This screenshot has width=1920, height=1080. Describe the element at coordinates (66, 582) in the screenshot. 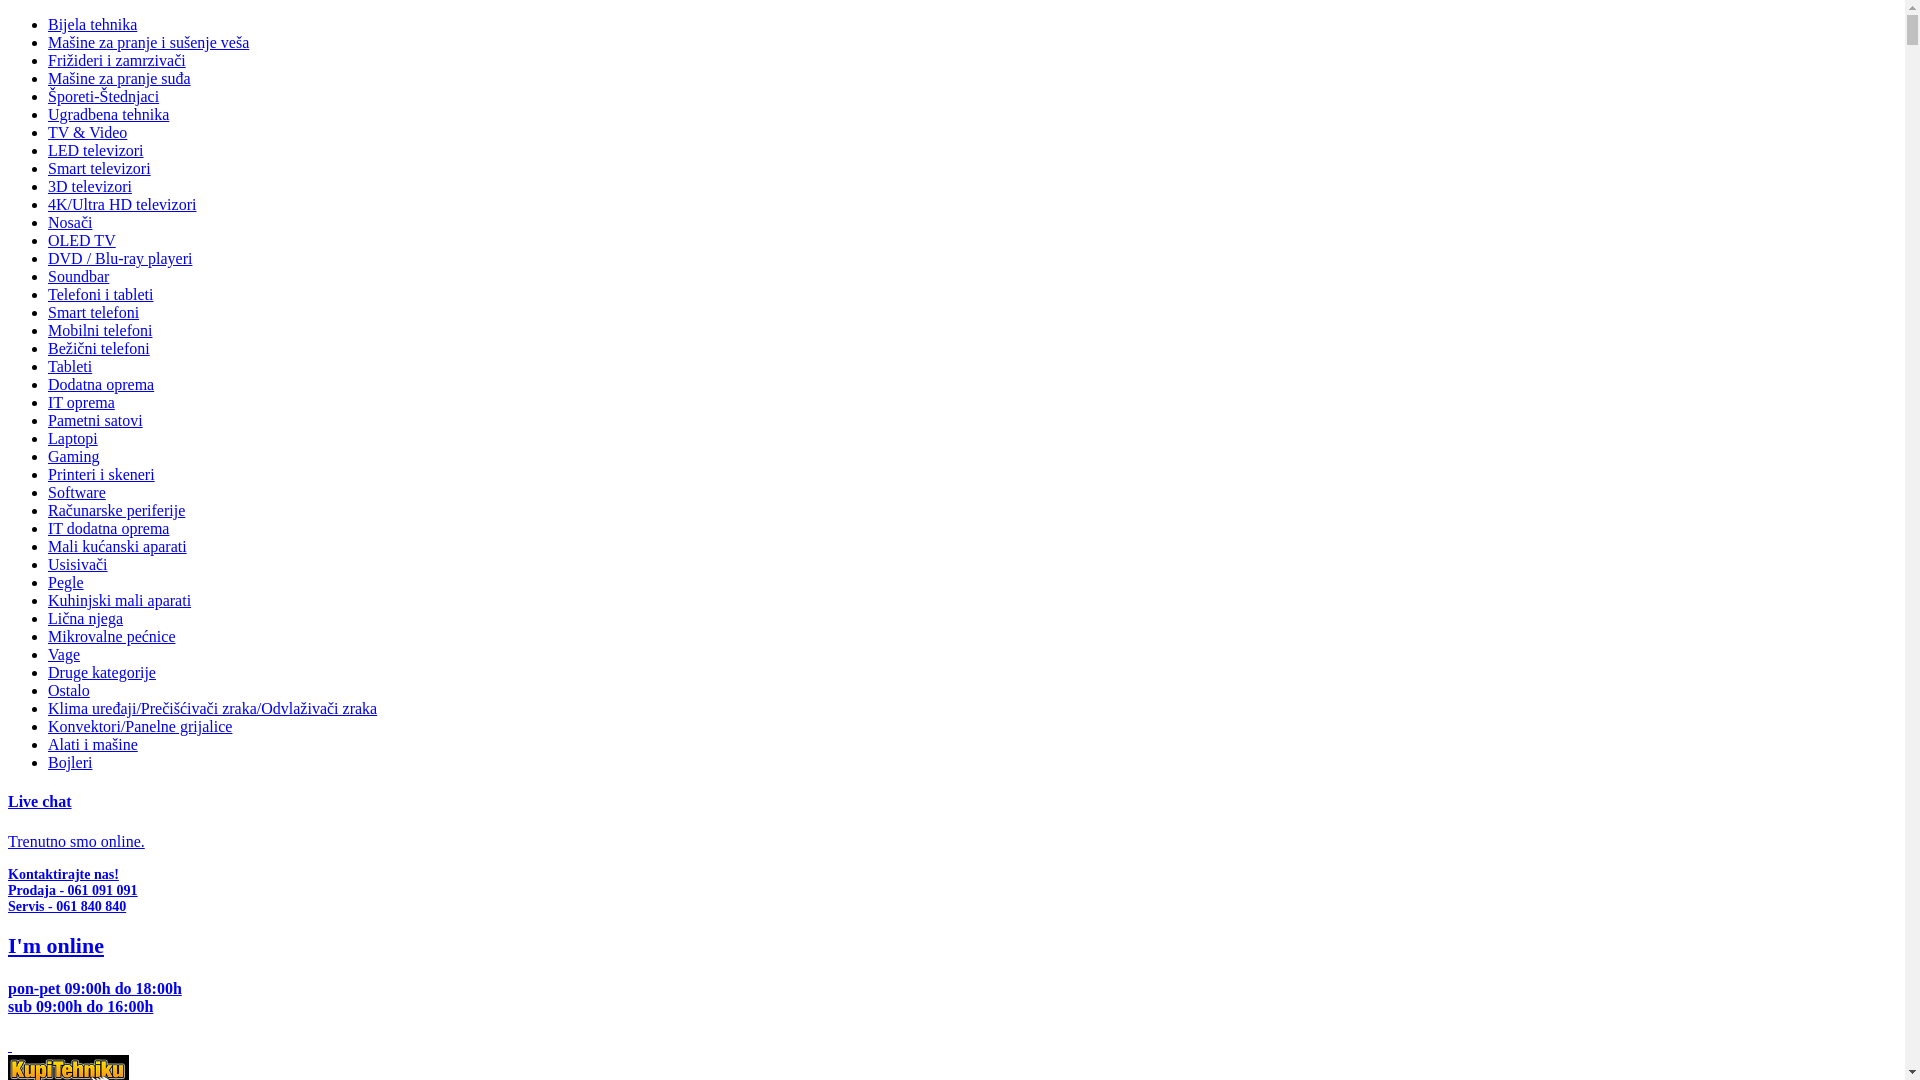

I see `'Pegle'` at that location.